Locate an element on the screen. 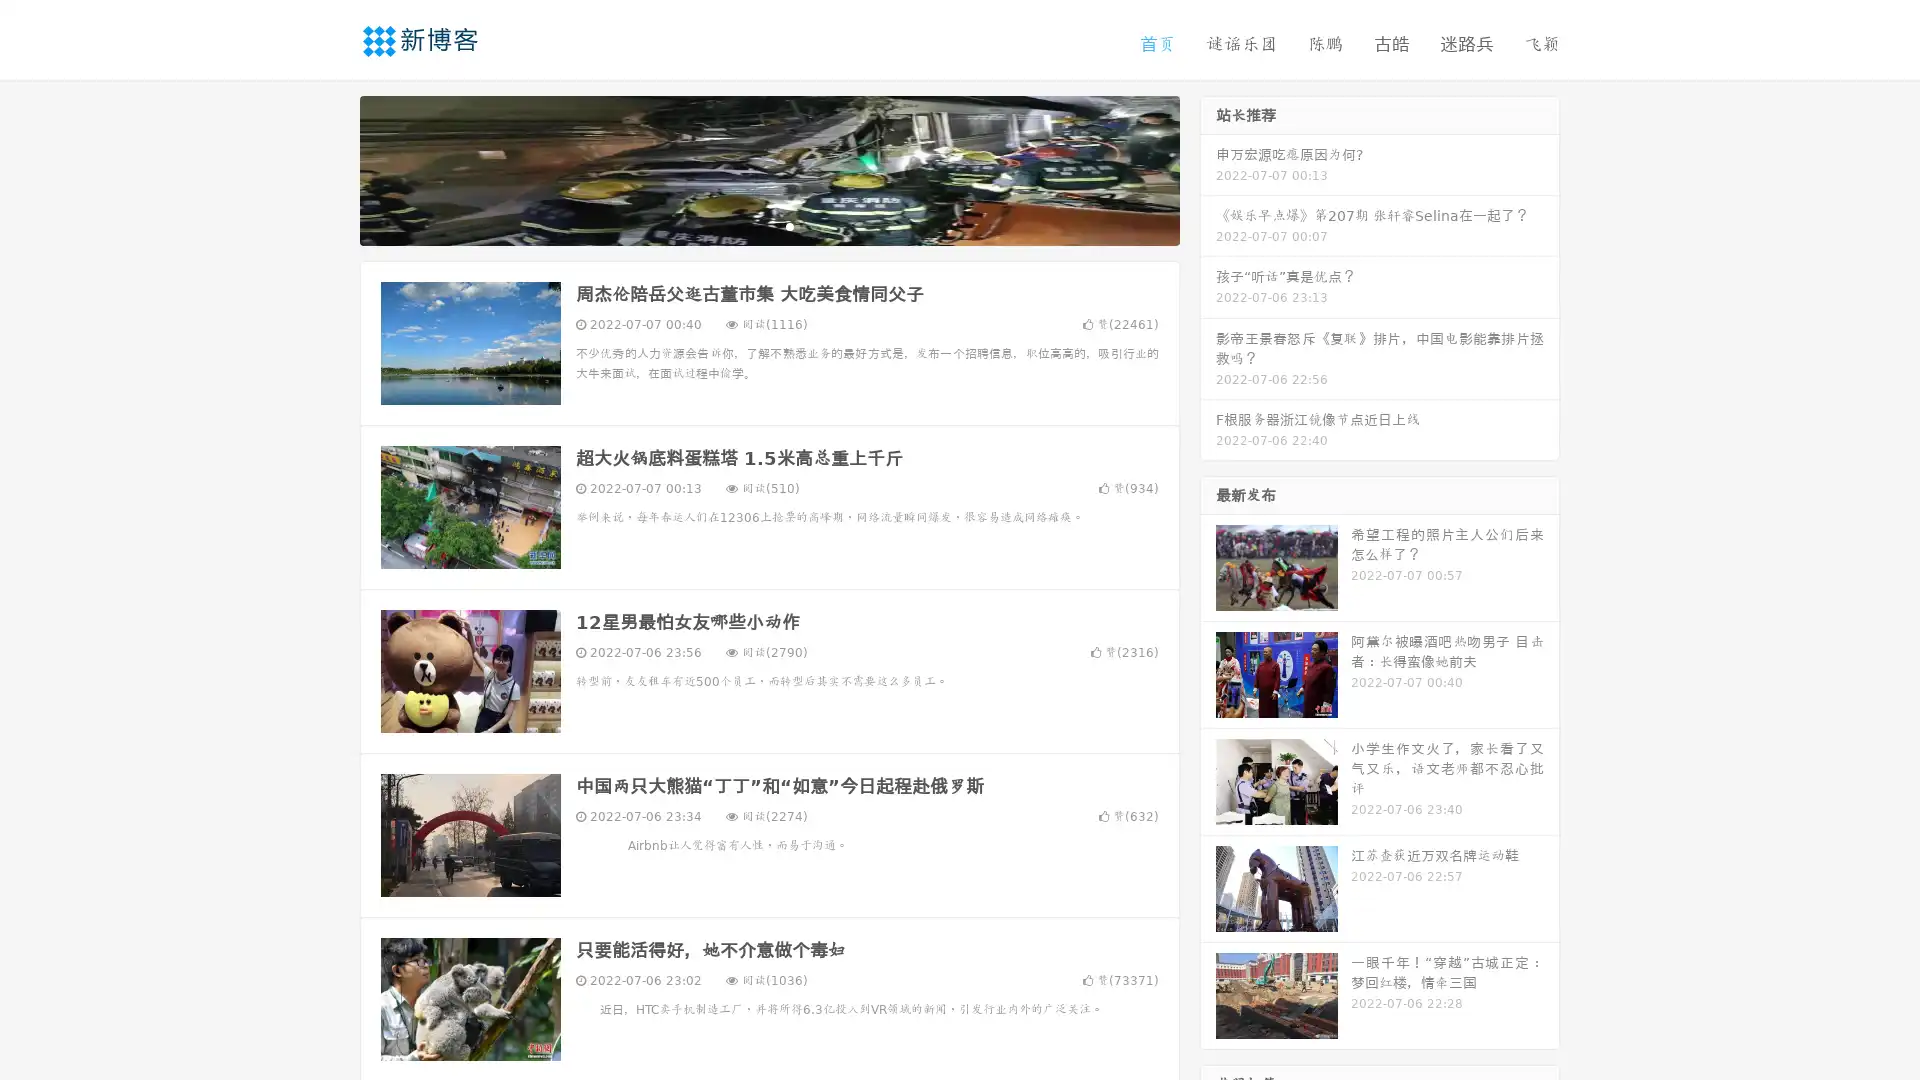  Go to slide 2 is located at coordinates (768, 225).